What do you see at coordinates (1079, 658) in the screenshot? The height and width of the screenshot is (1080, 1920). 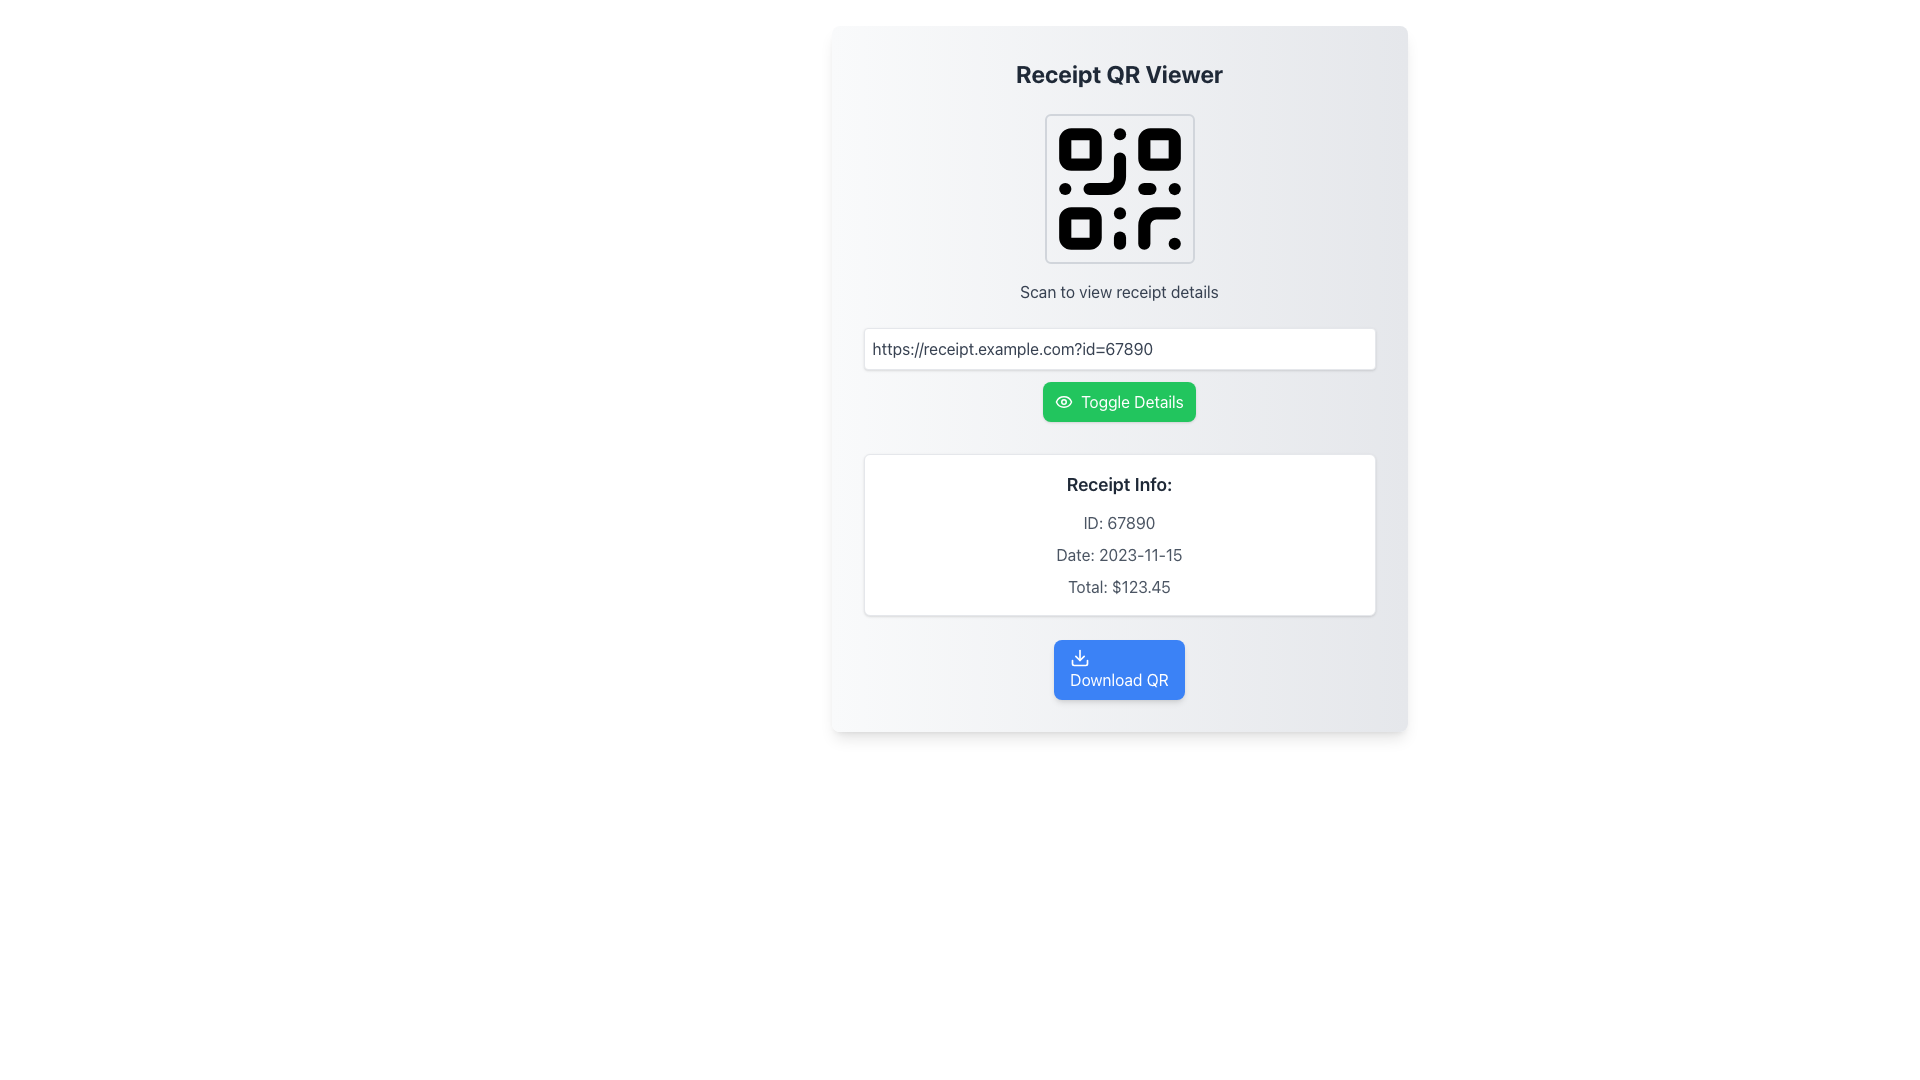 I see `the small download icon with a downward arrow located at the top-left of the 'Download QR' button` at bounding box center [1079, 658].